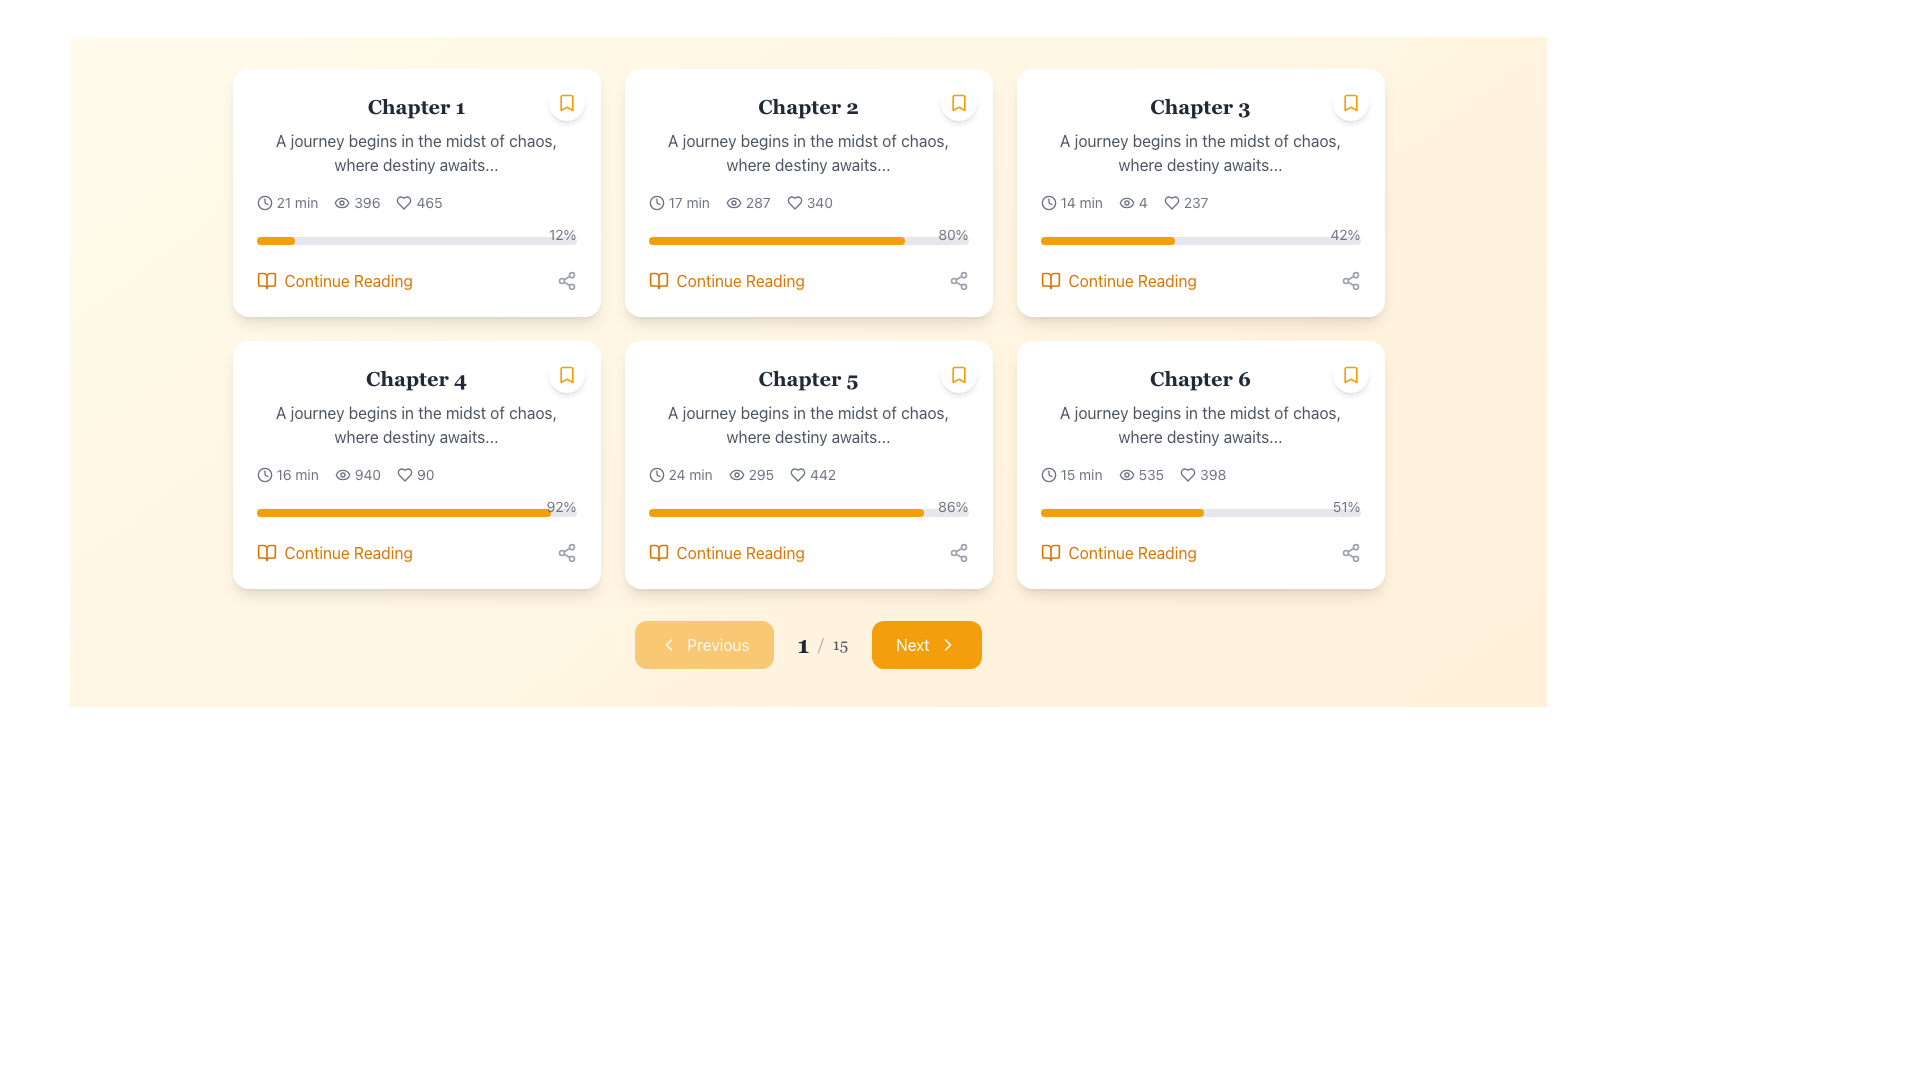 Image resolution: width=1920 pixels, height=1080 pixels. What do you see at coordinates (403, 203) in the screenshot?
I see `the heart-shaped indicator icon located in the Chapter 1 card` at bounding box center [403, 203].